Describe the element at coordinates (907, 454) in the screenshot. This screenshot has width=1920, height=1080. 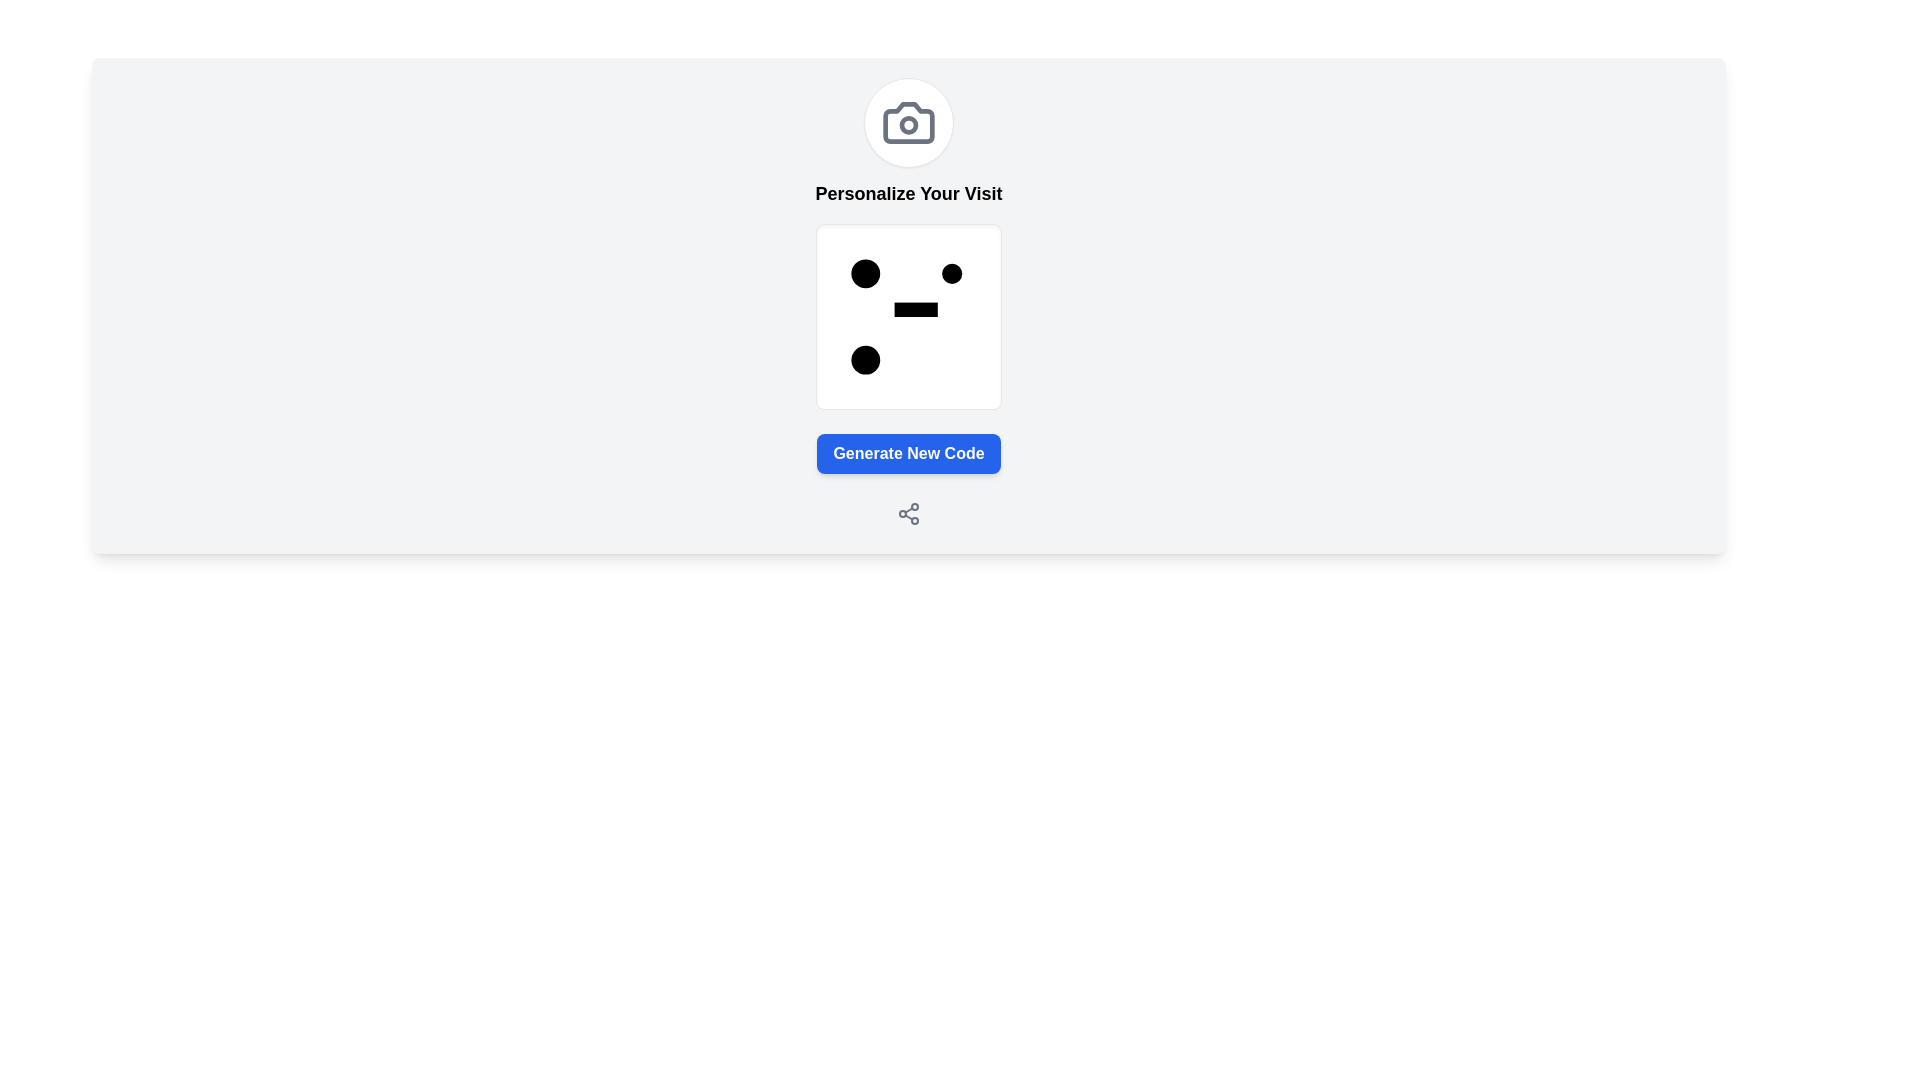
I see `the rectangular button with a blue background and white text that reads 'Generate New Code'` at that location.